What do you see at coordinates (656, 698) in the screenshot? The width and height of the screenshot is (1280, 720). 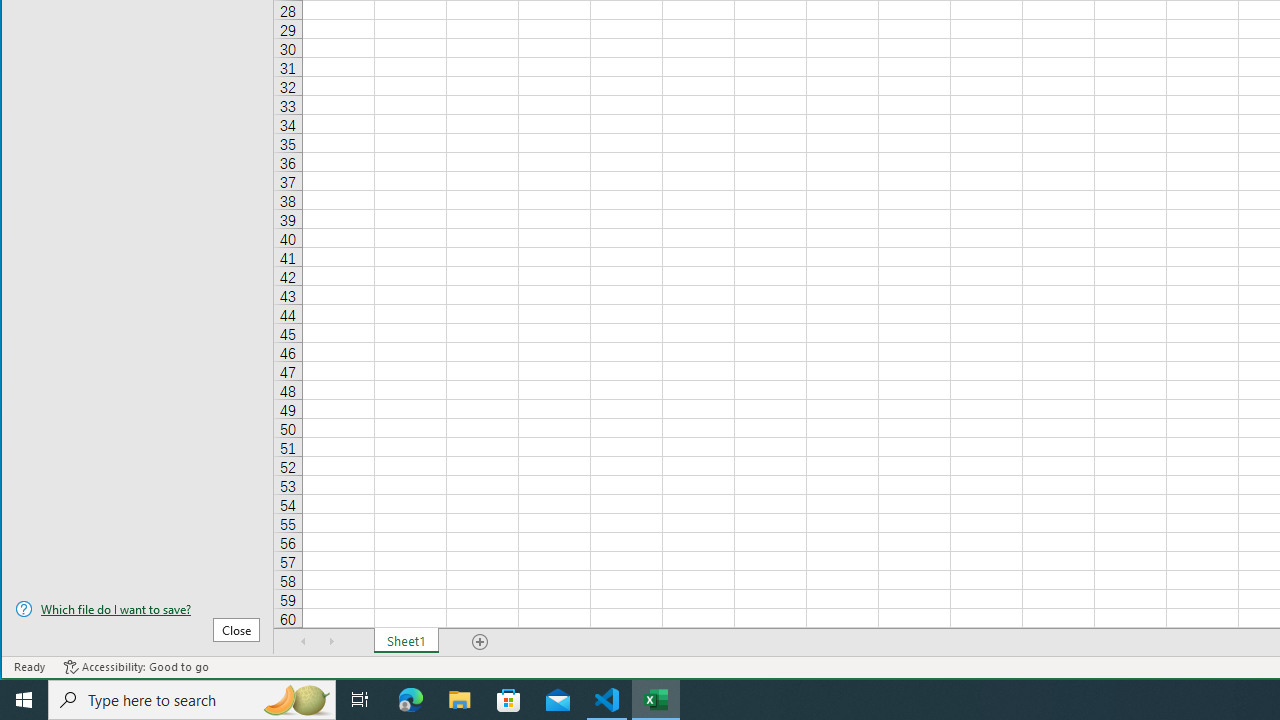 I see `'Excel - 1 running window'` at bounding box center [656, 698].